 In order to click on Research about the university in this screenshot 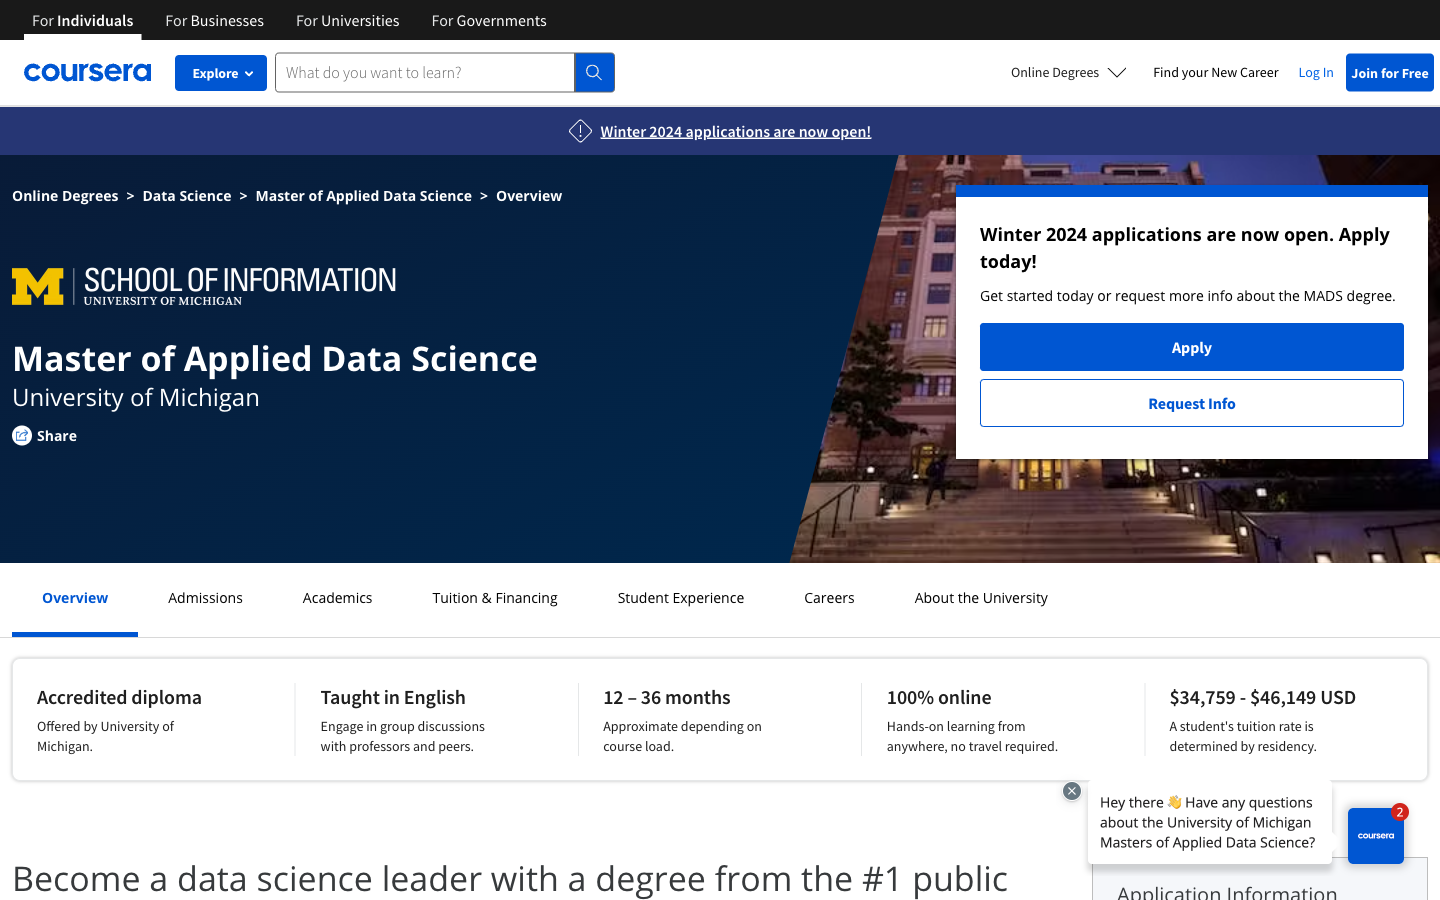, I will do `click(980, 597)`.